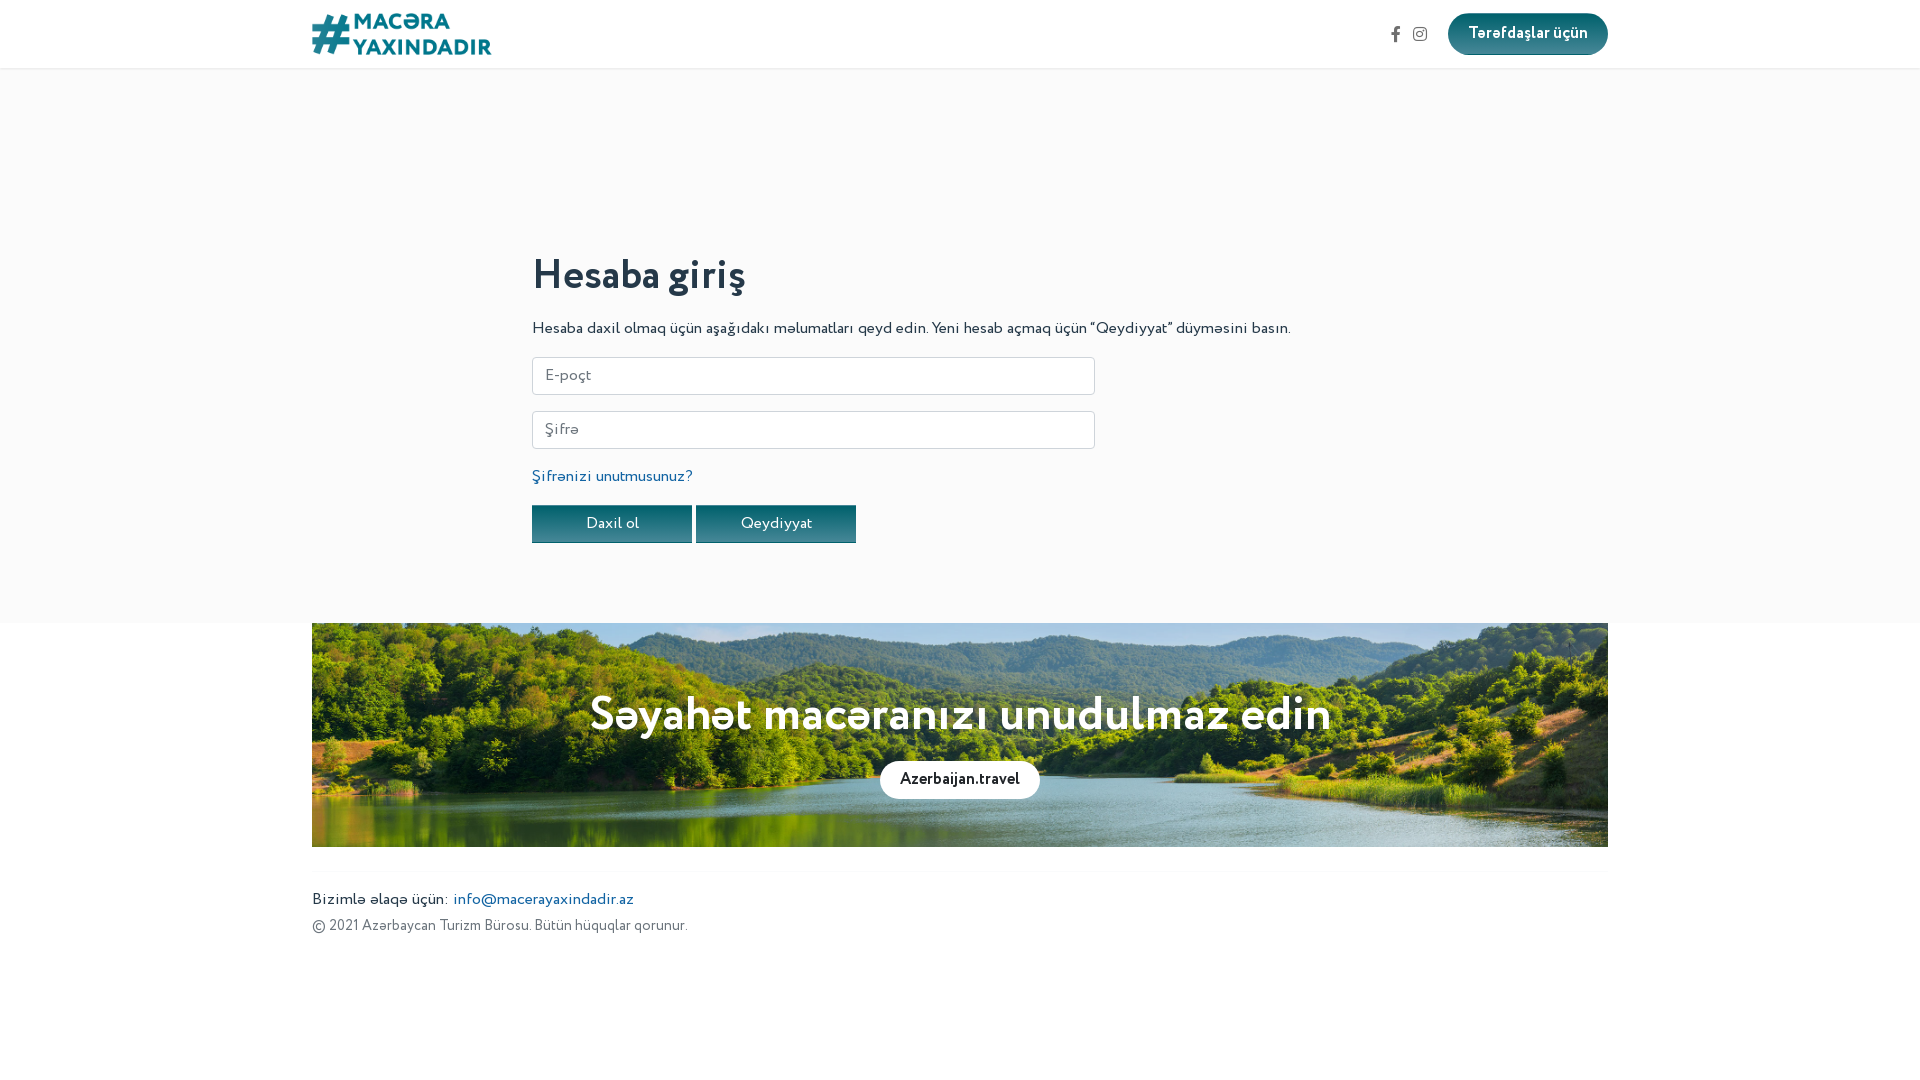 Image resolution: width=1920 pixels, height=1080 pixels. I want to click on 'Qeydiyyat', so click(775, 523).